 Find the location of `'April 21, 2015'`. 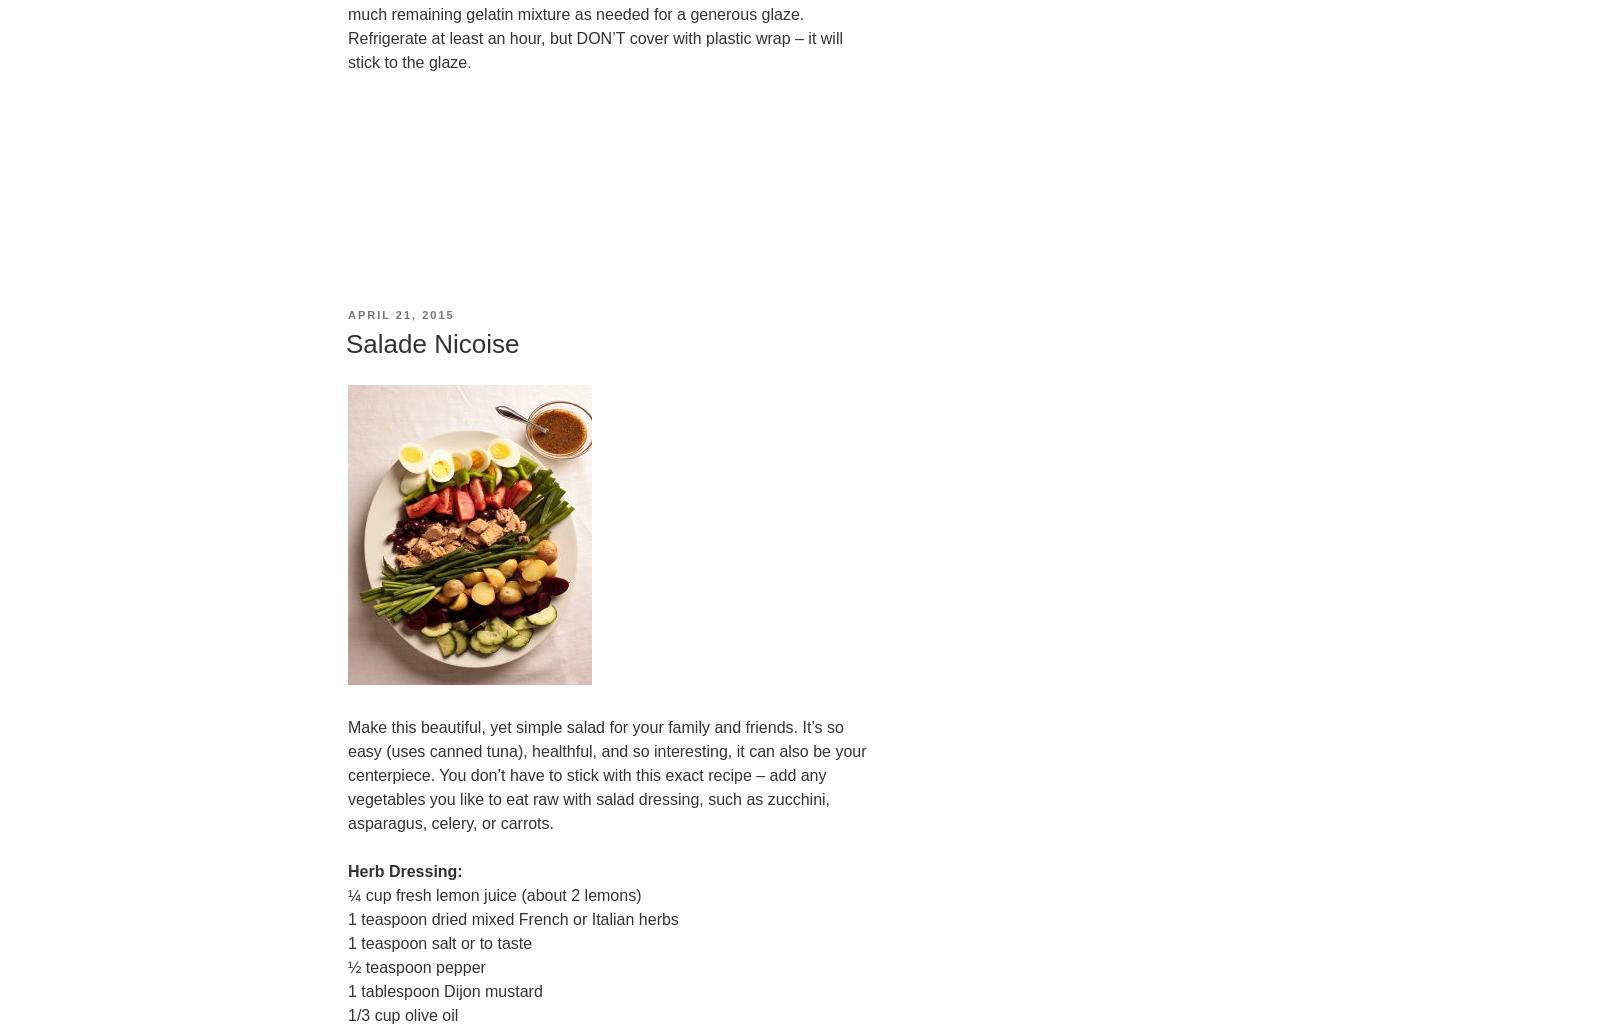

'April 21, 2015' is located at coordinates (400, 314).